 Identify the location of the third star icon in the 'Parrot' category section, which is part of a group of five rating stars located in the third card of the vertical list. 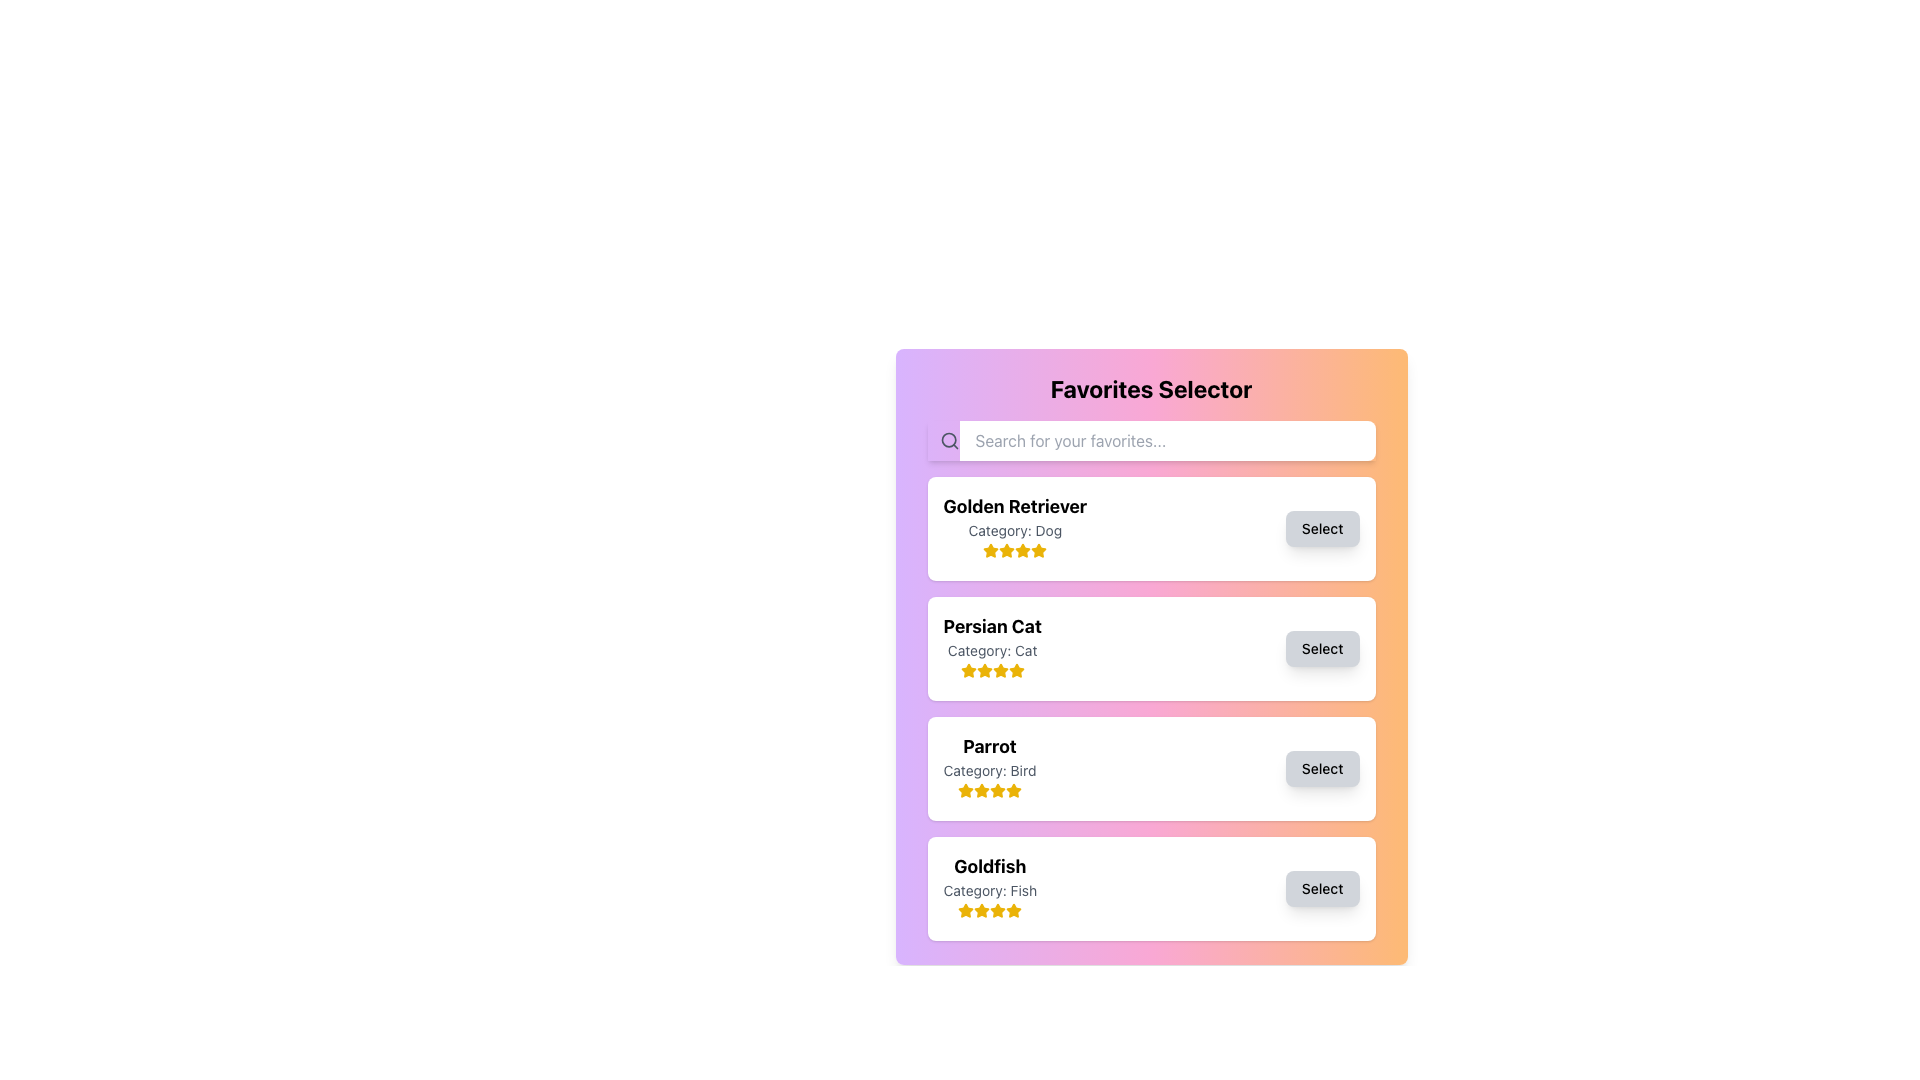
(989, 789).